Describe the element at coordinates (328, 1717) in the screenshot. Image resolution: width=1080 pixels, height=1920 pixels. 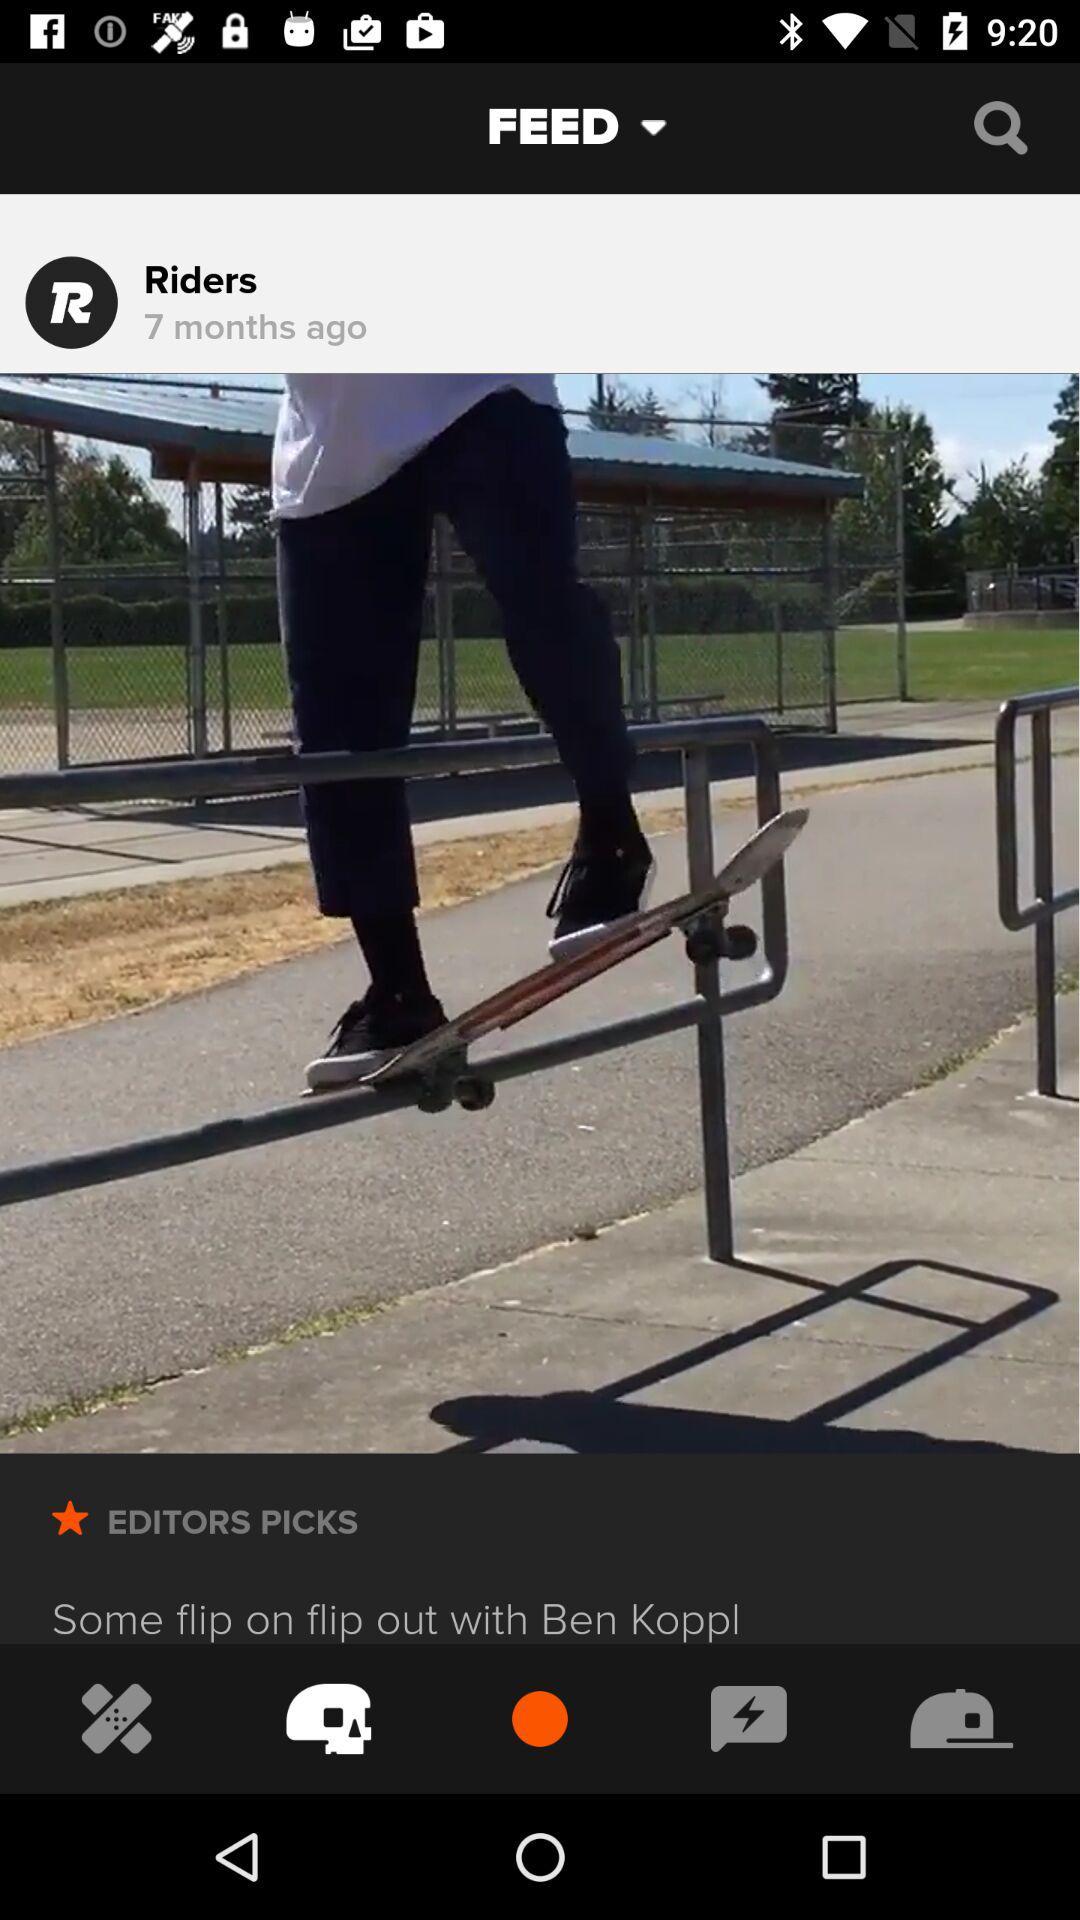
I see `show cart` at that location.